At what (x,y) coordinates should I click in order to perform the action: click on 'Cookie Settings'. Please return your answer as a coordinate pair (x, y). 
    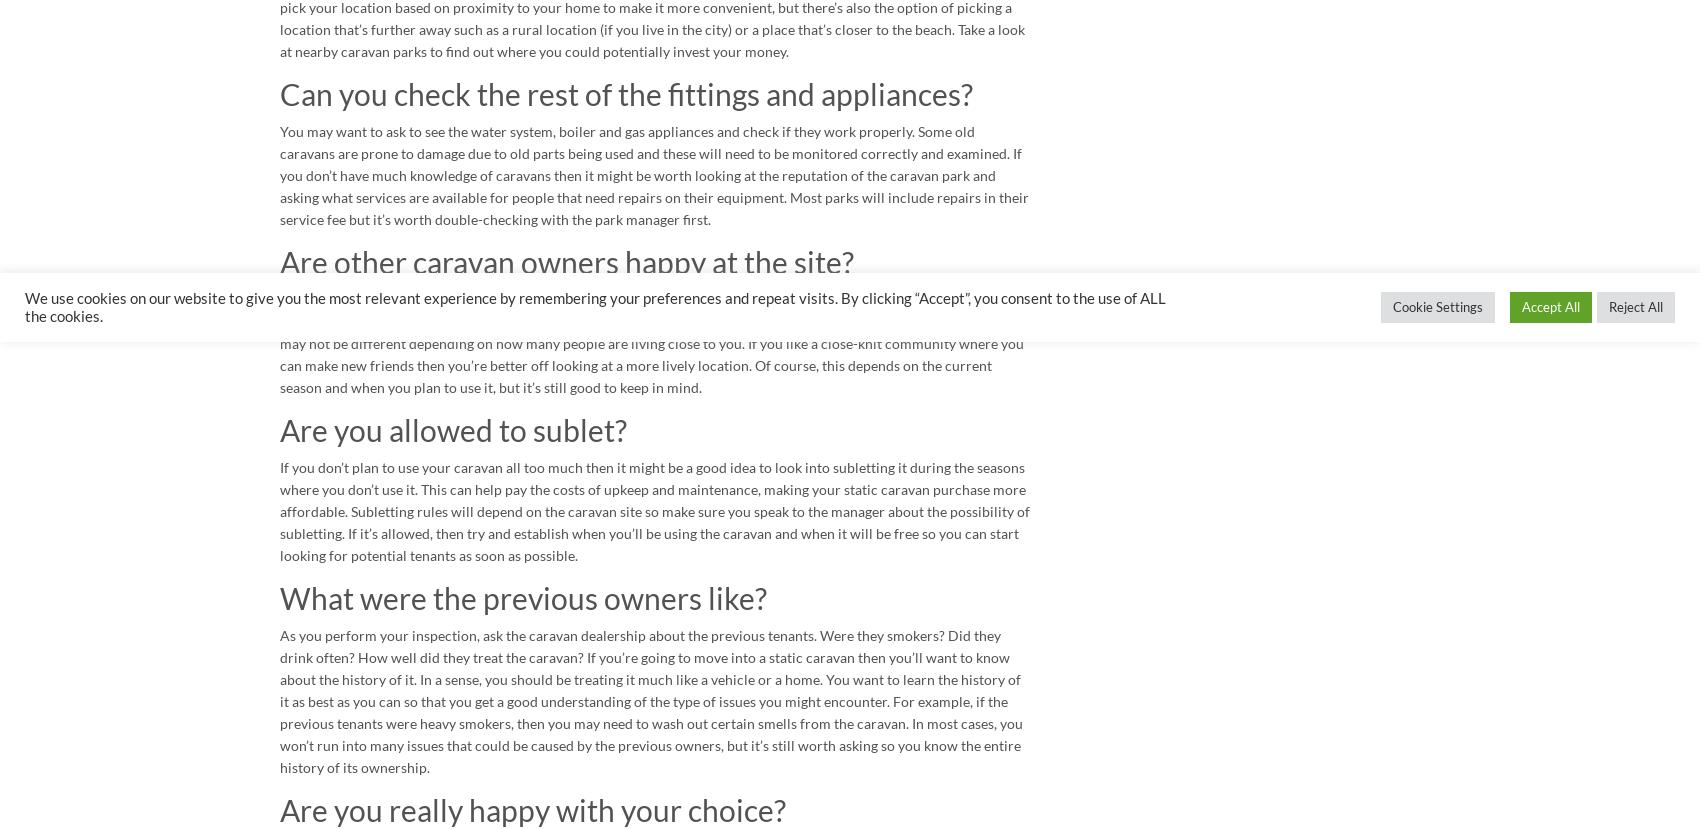
    Looking at the image, I should click on (1391, 306).